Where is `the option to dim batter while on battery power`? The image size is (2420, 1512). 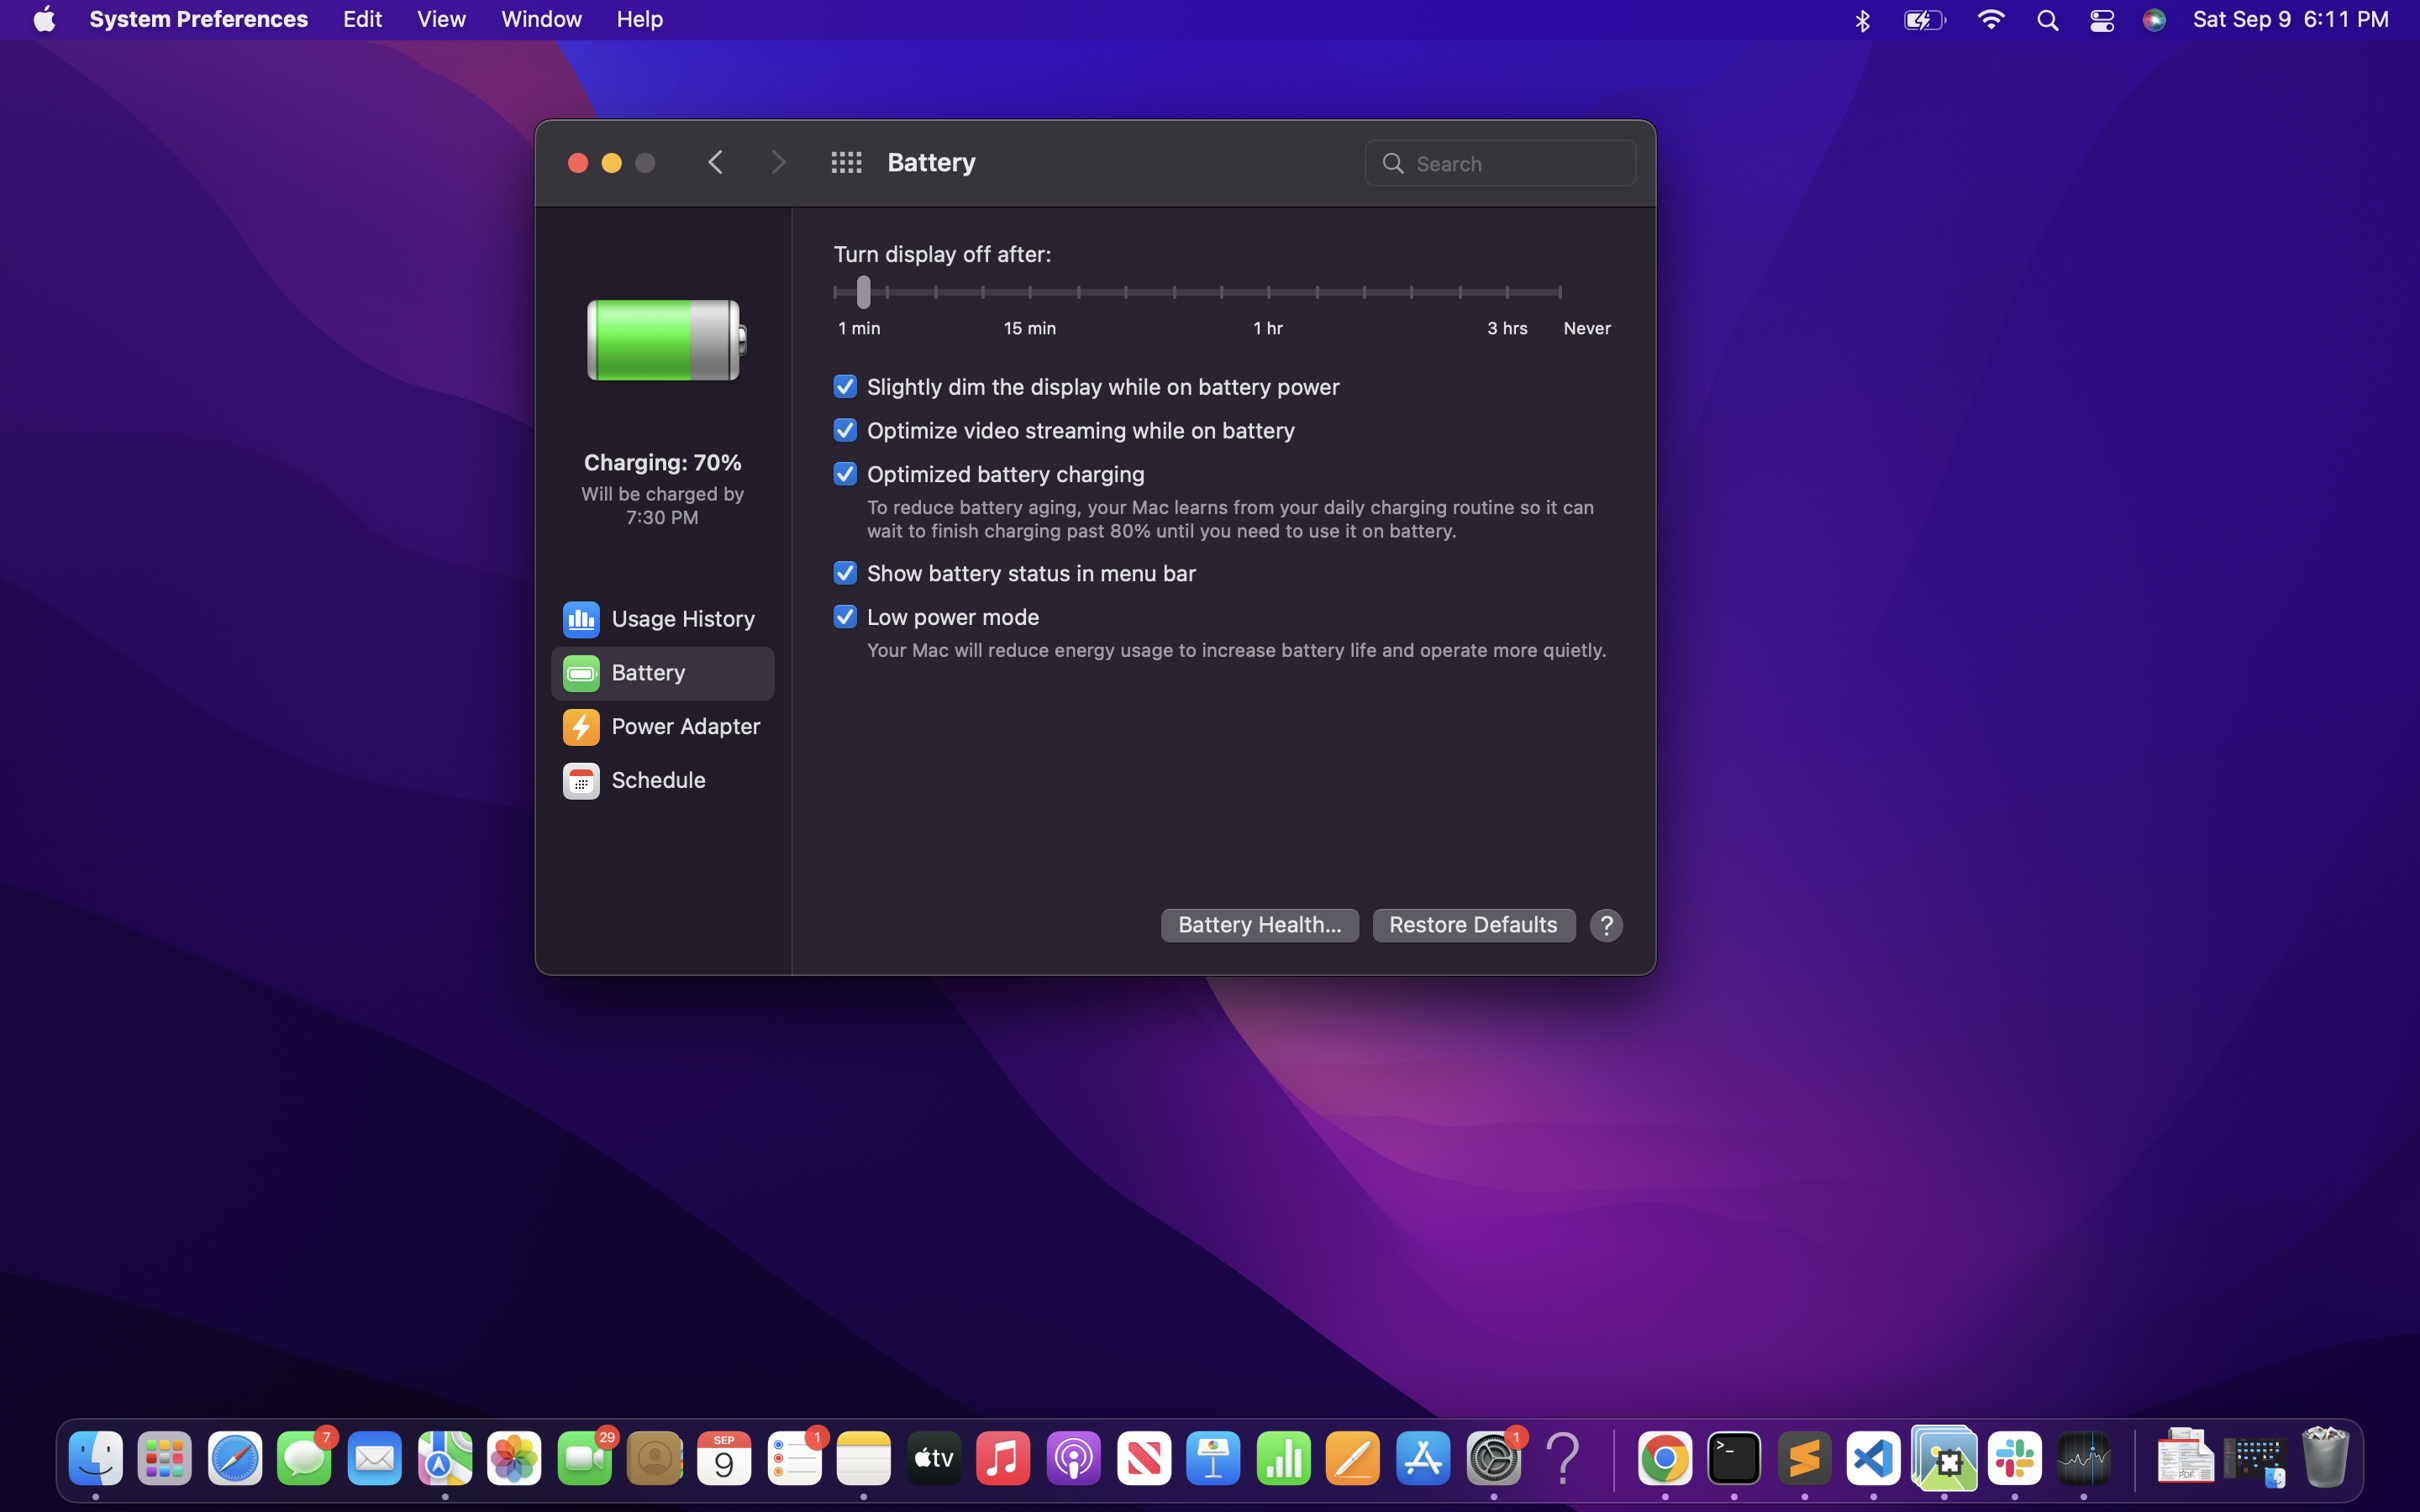
the option to dim batter while on battery power is located at coordinates (1086, 386).